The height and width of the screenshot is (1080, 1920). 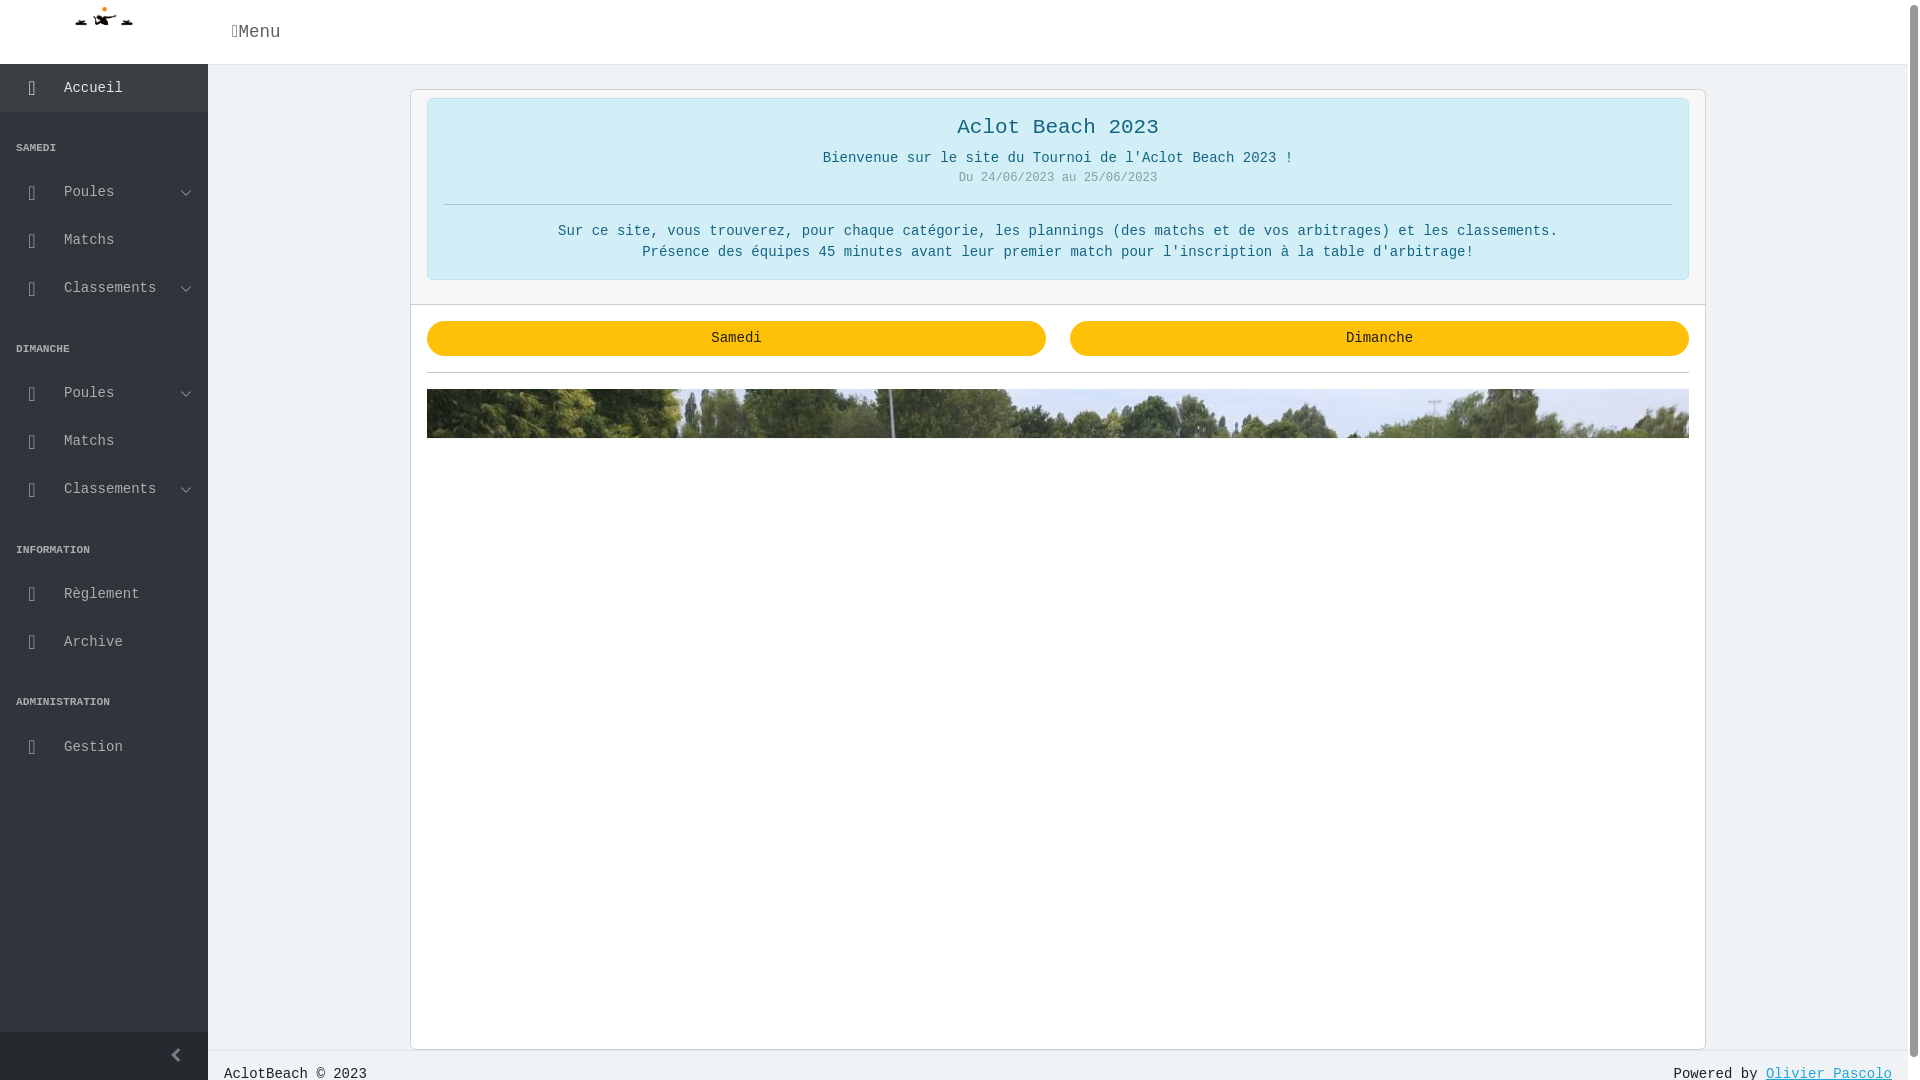 I want to click on 'Menu', so click(x=258, y=31).